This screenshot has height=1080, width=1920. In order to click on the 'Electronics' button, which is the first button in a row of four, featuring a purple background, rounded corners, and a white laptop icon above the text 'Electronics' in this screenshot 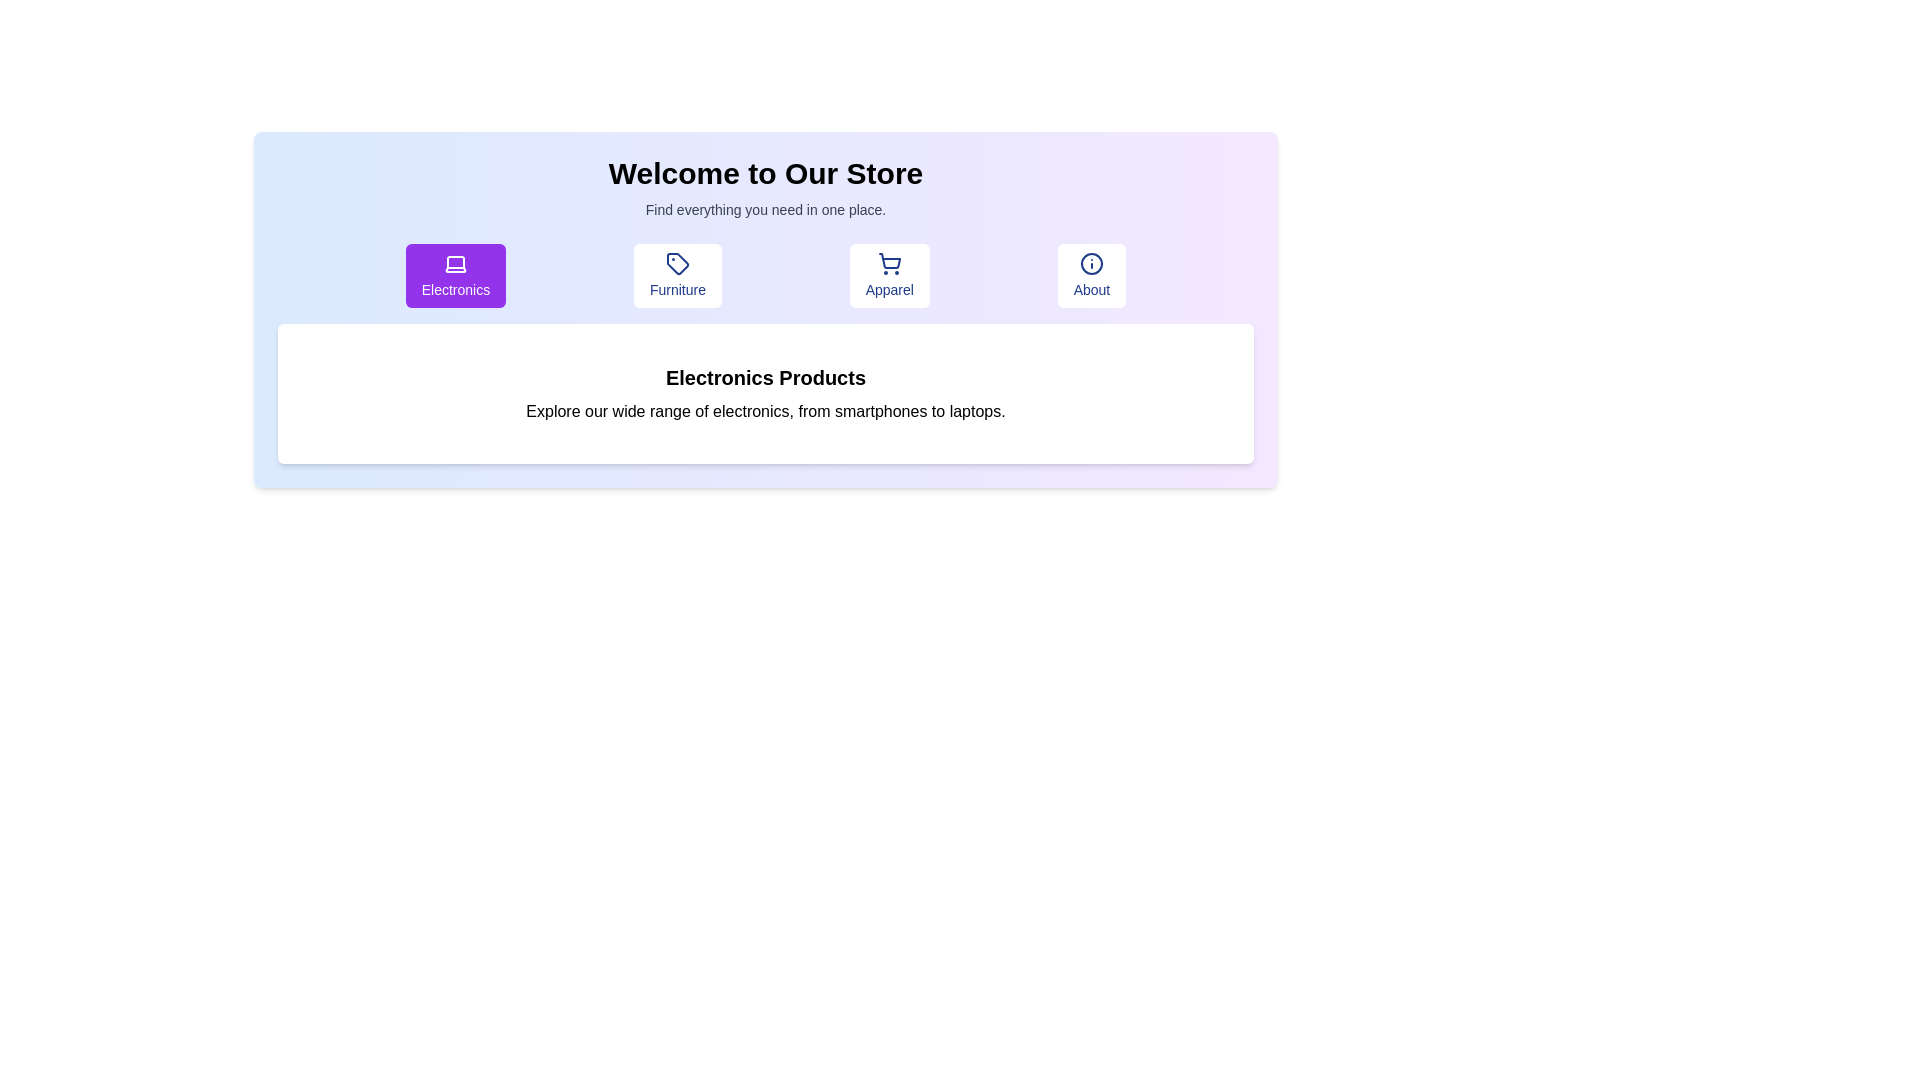, I will do `click(455, 276)`.